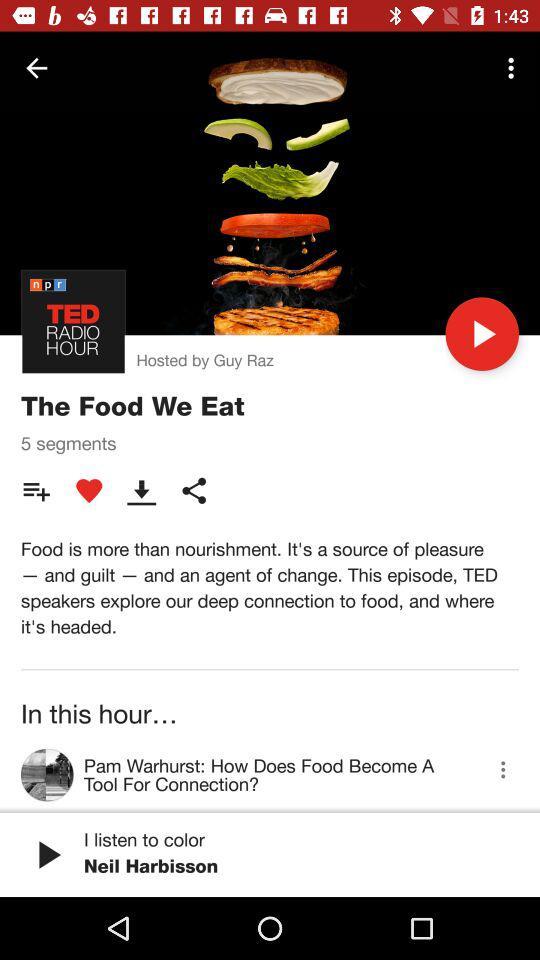 This screenshot has width=540, height=960. Describe the element at coordinates (481, 334) in the screenshot. I see `the icon next to hosted by guy item` at that location.